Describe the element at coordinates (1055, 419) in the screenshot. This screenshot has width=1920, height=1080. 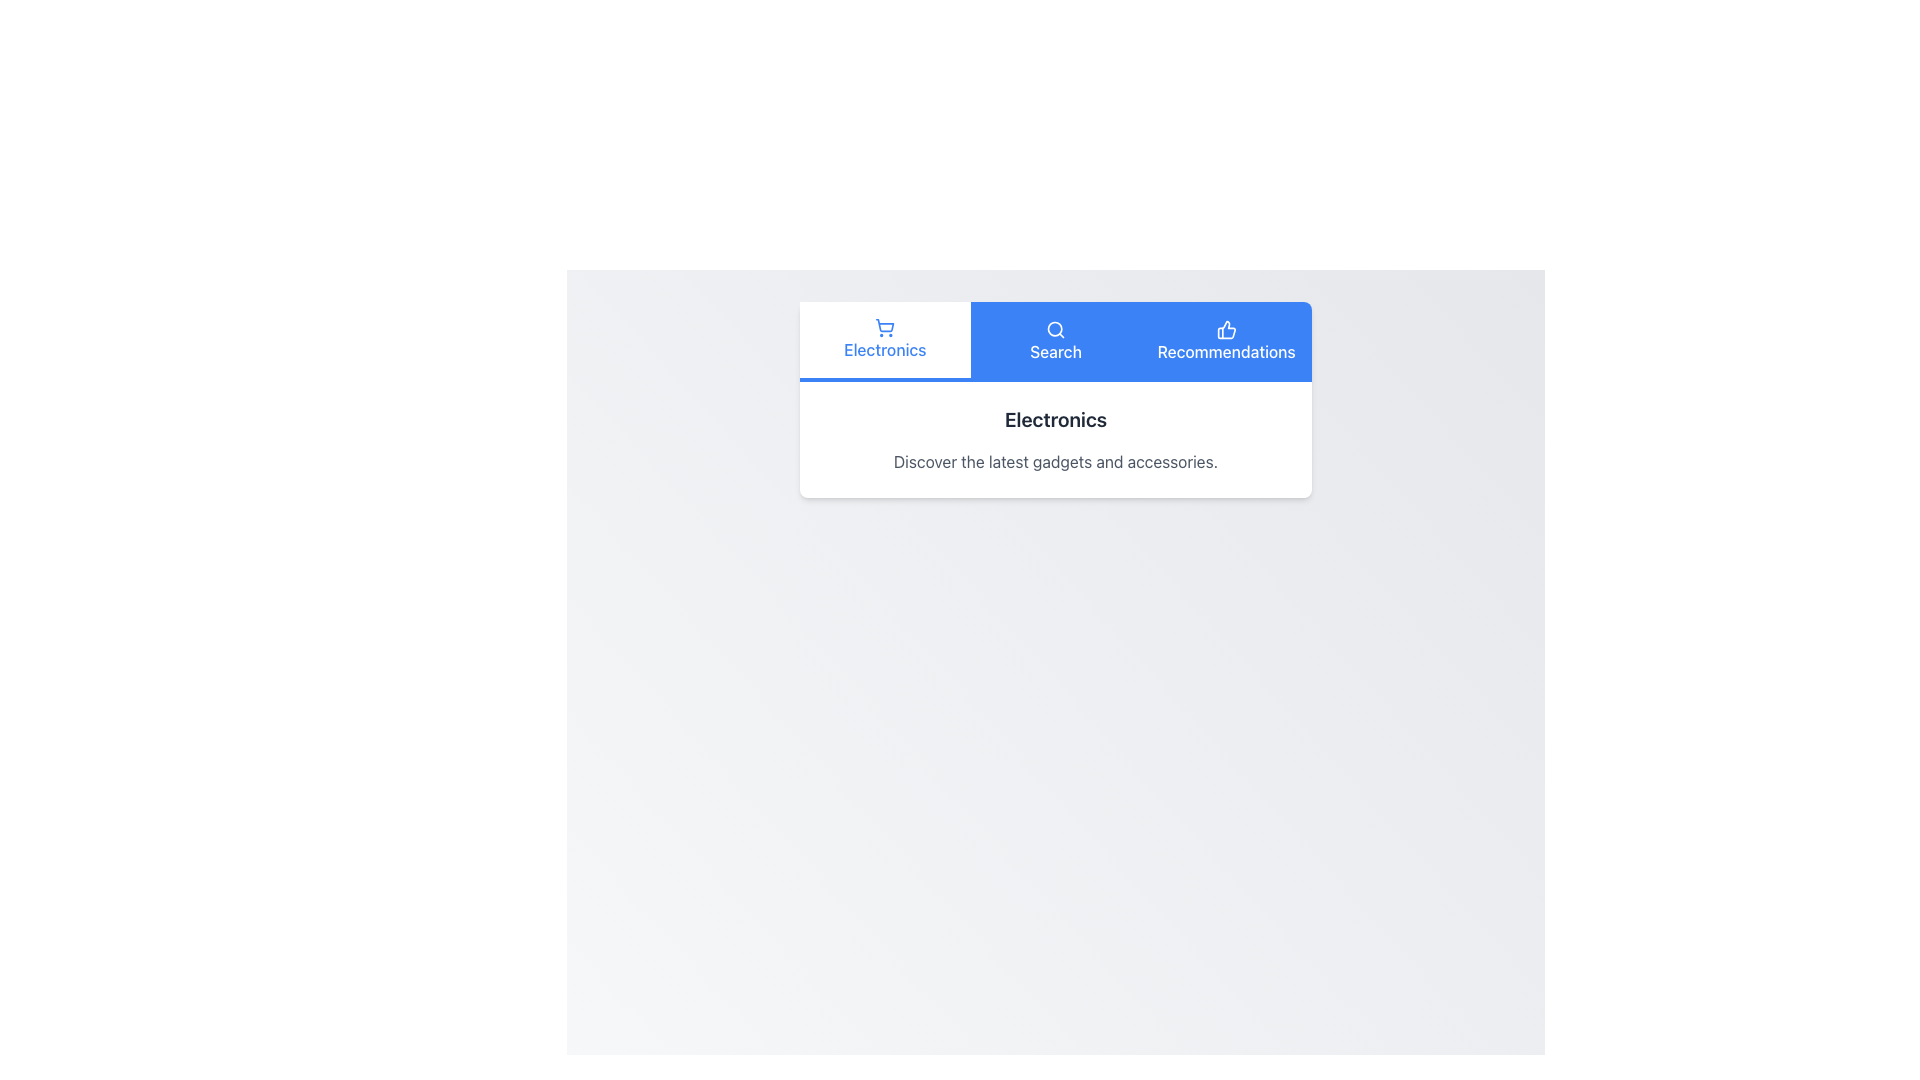
I see `the heading labeled 'Electronics', which serves as the primary topic for the section above the text 'Discover the latest gadgets and accessories'` at that location.